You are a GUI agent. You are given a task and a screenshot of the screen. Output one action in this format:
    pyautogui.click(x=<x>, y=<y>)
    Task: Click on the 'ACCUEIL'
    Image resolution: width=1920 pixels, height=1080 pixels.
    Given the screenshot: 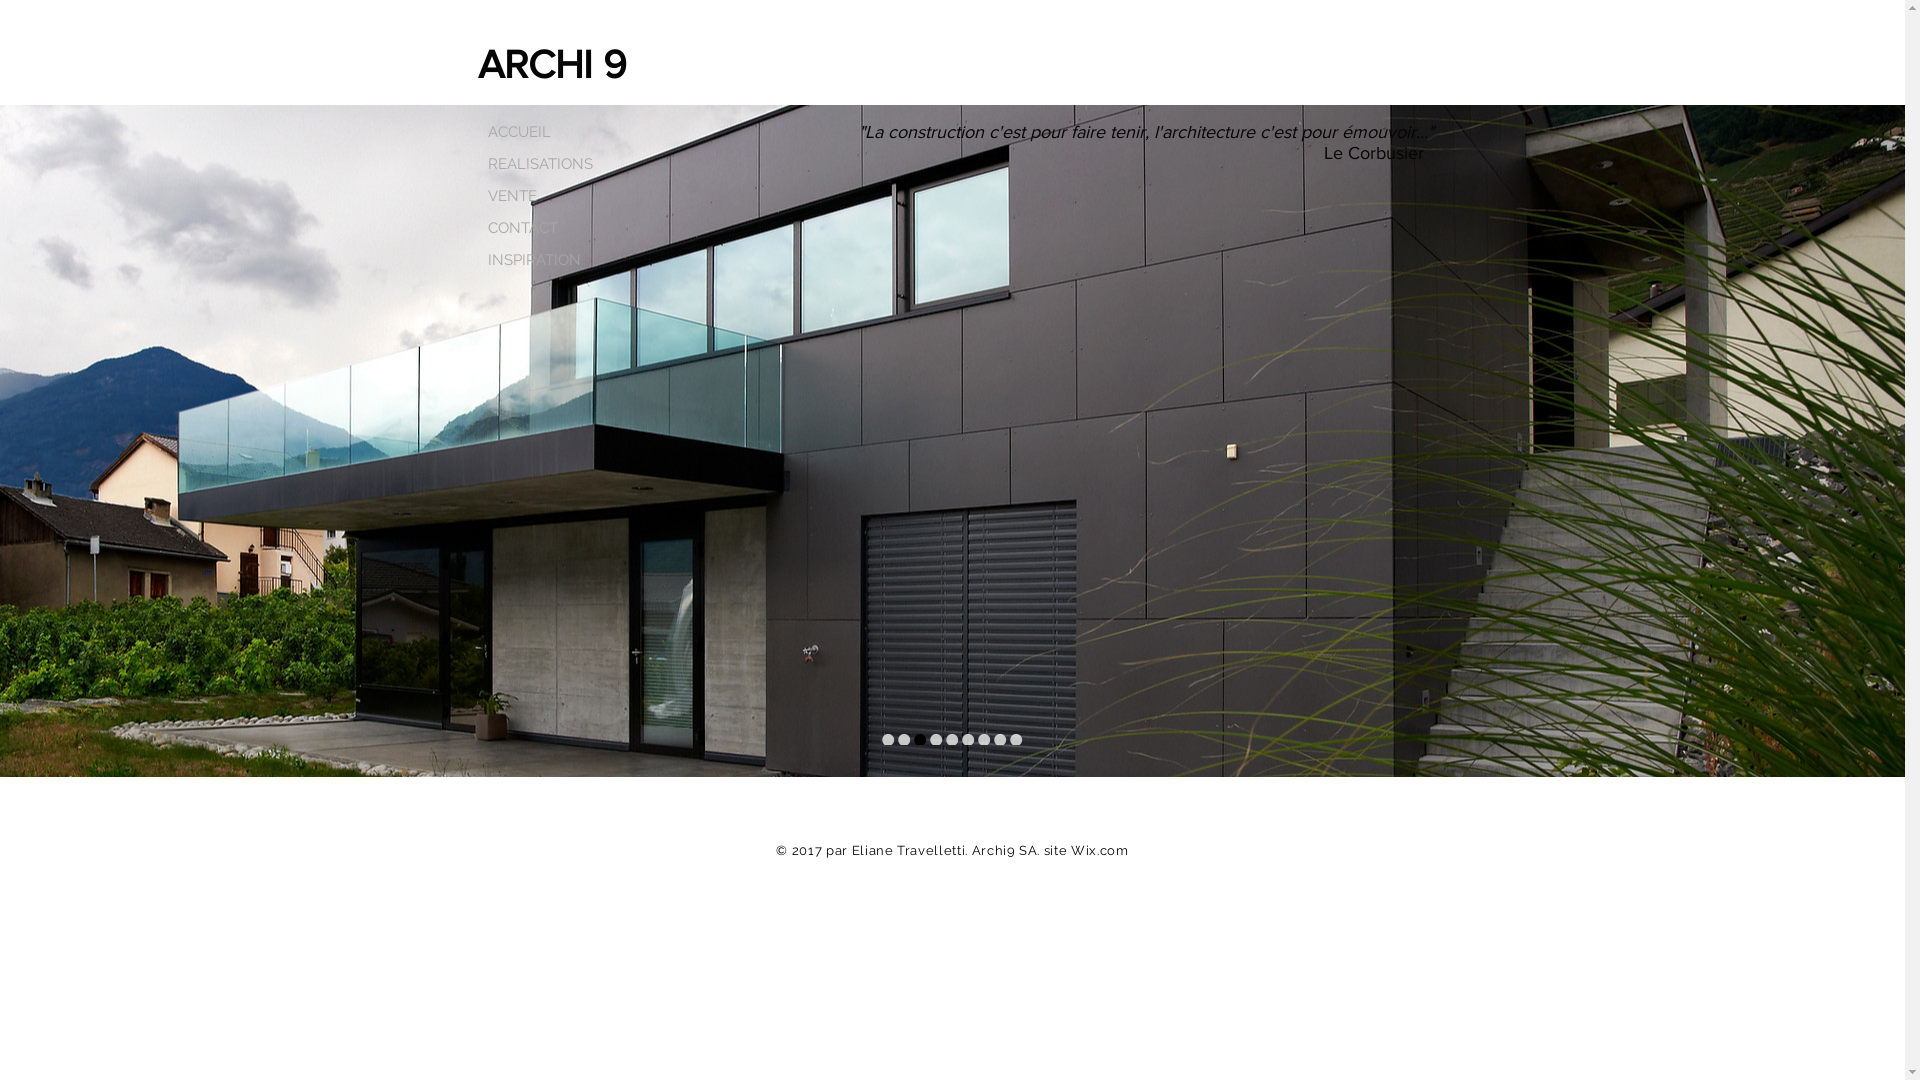 What is the action you would take?
    pyautogui.click(x=540, y=131)
    